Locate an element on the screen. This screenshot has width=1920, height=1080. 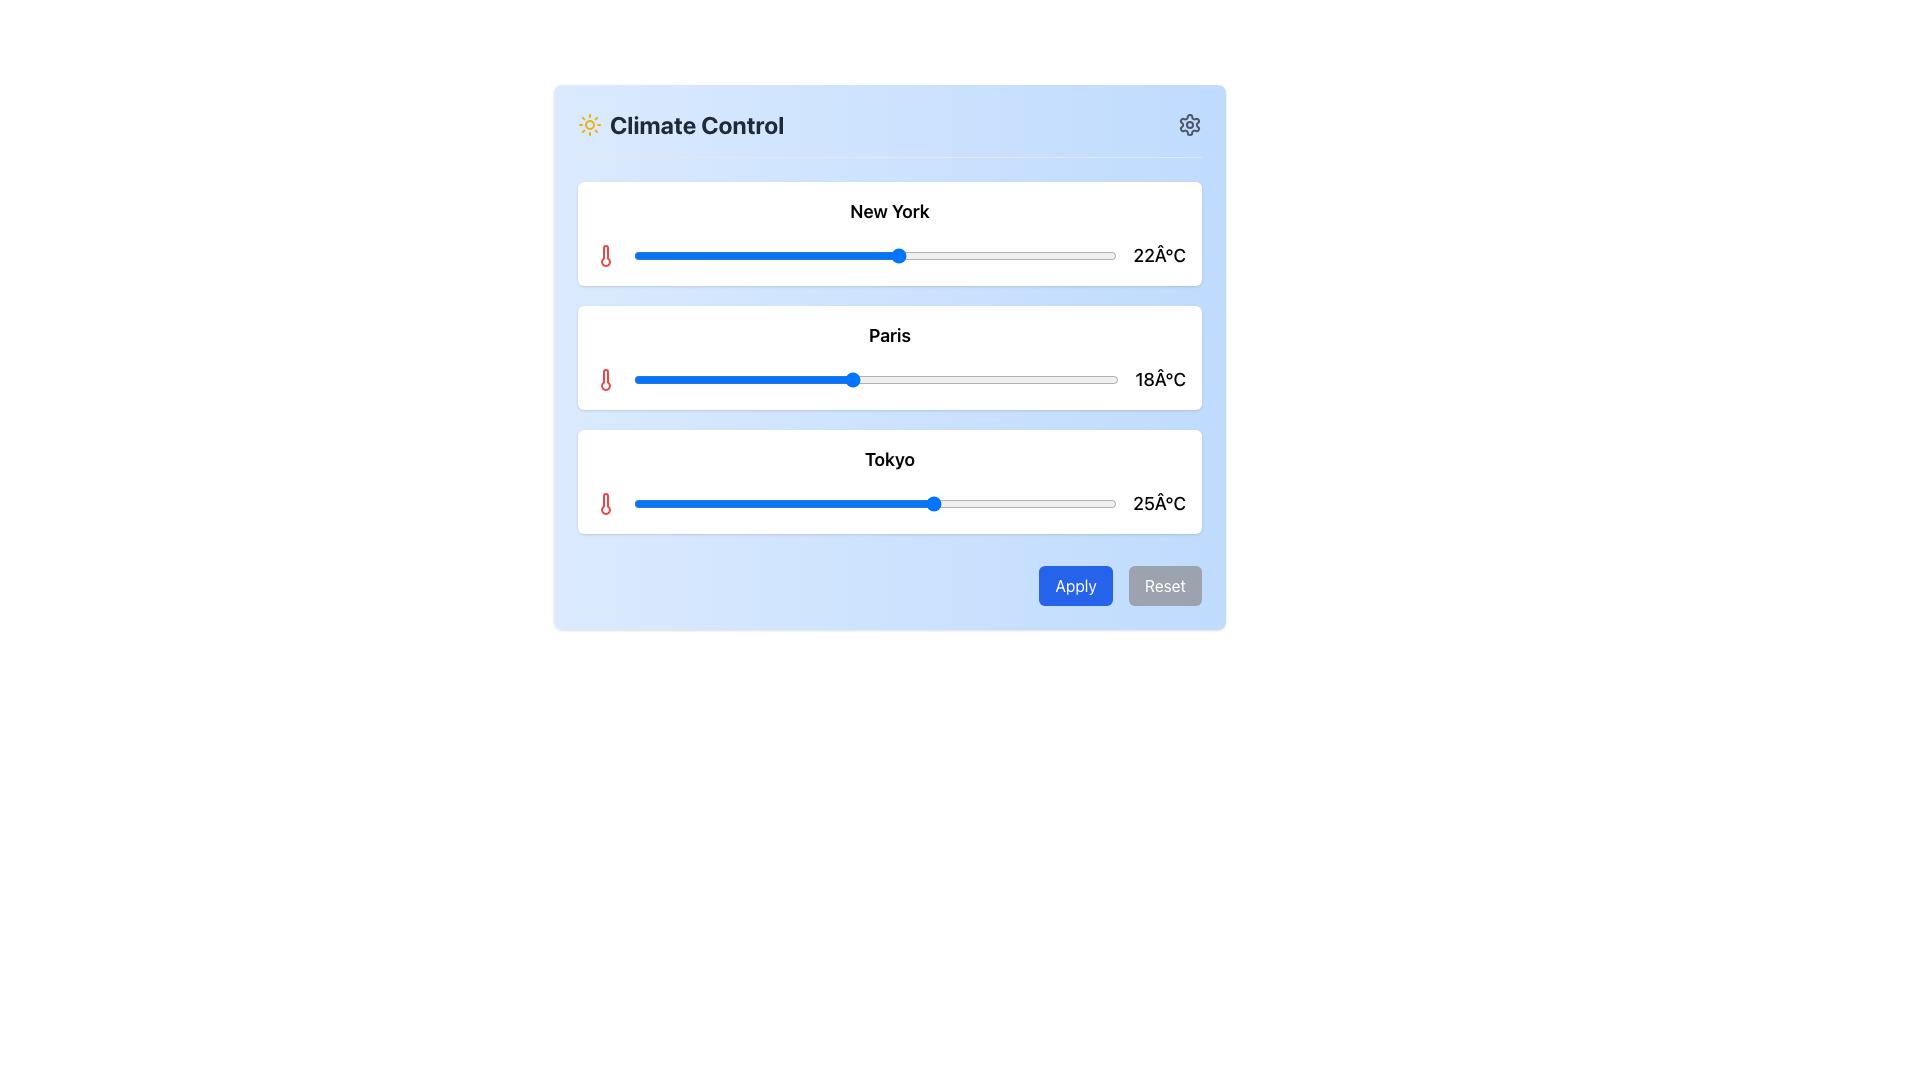
the temperature value is located at coordinates (632, 254).